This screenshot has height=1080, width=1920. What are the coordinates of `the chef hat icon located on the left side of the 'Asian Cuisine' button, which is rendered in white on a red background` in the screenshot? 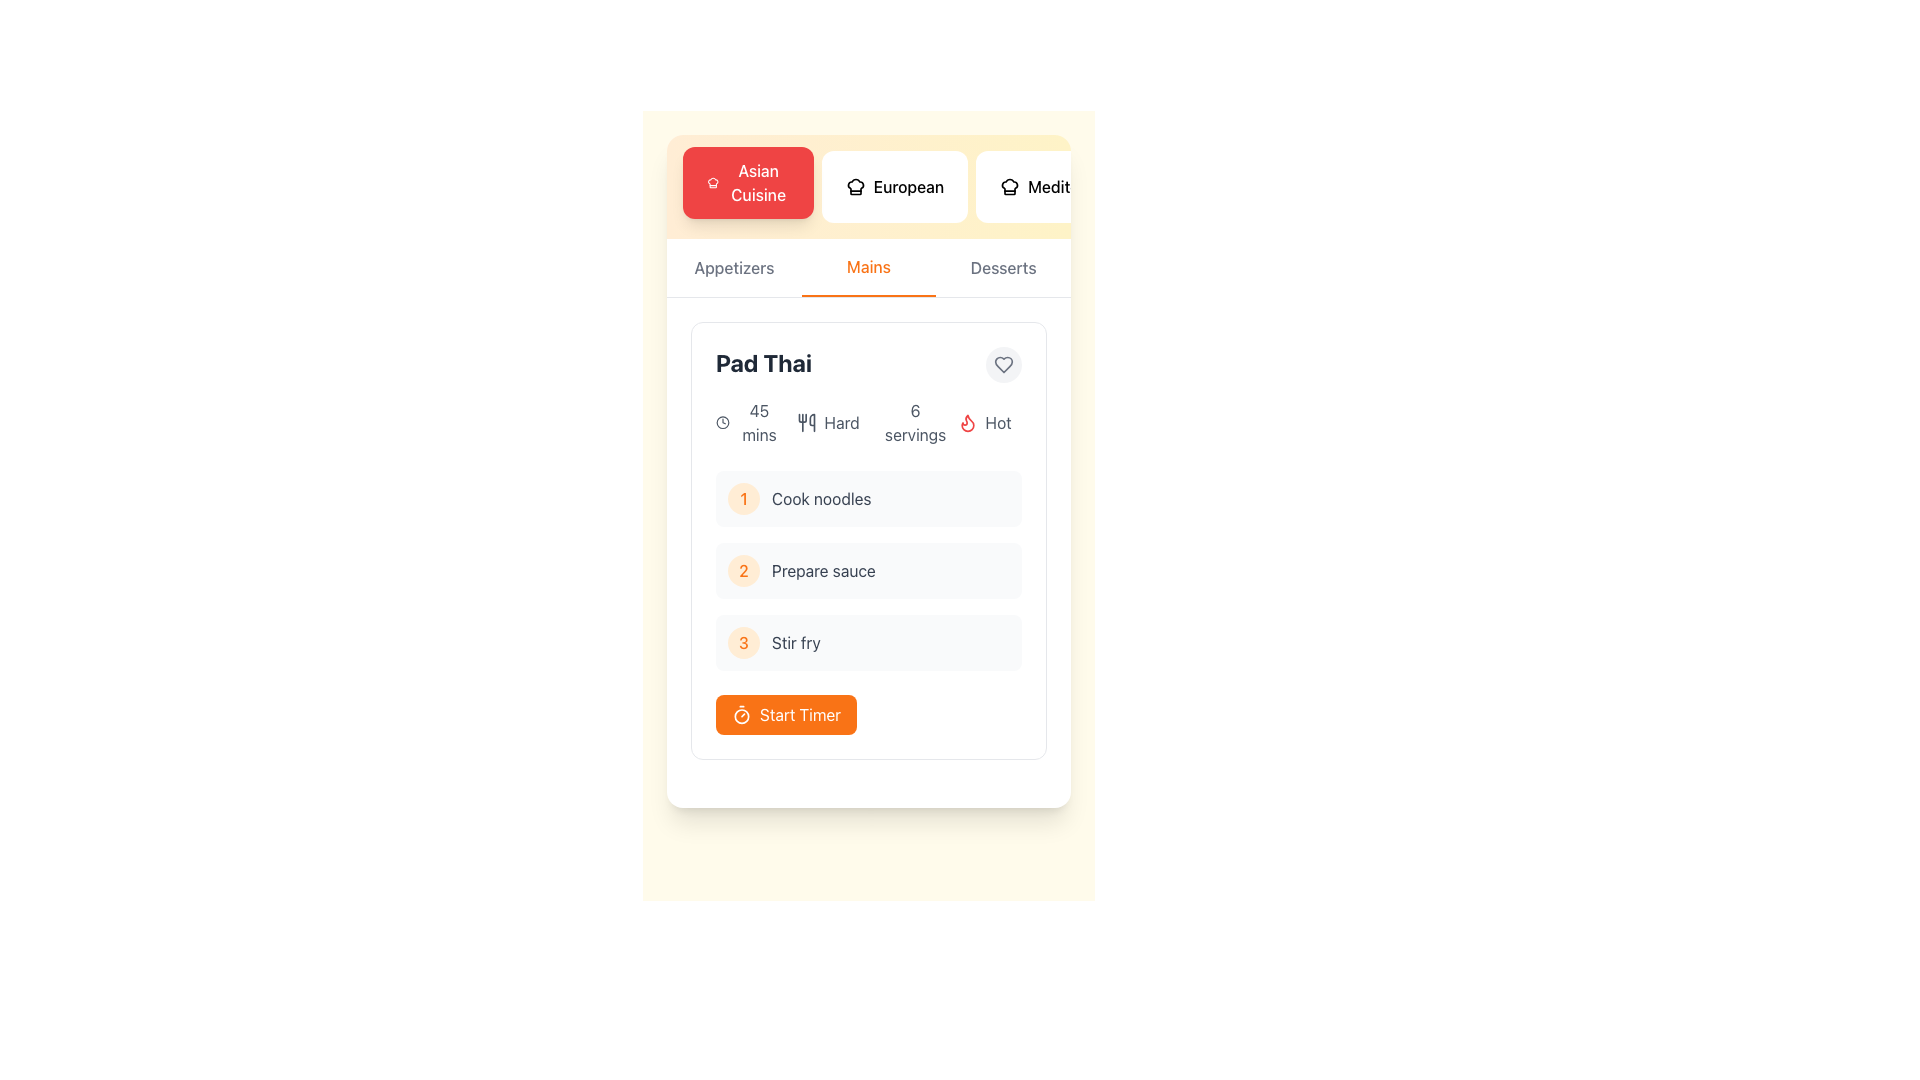 It's located at (713, 182).